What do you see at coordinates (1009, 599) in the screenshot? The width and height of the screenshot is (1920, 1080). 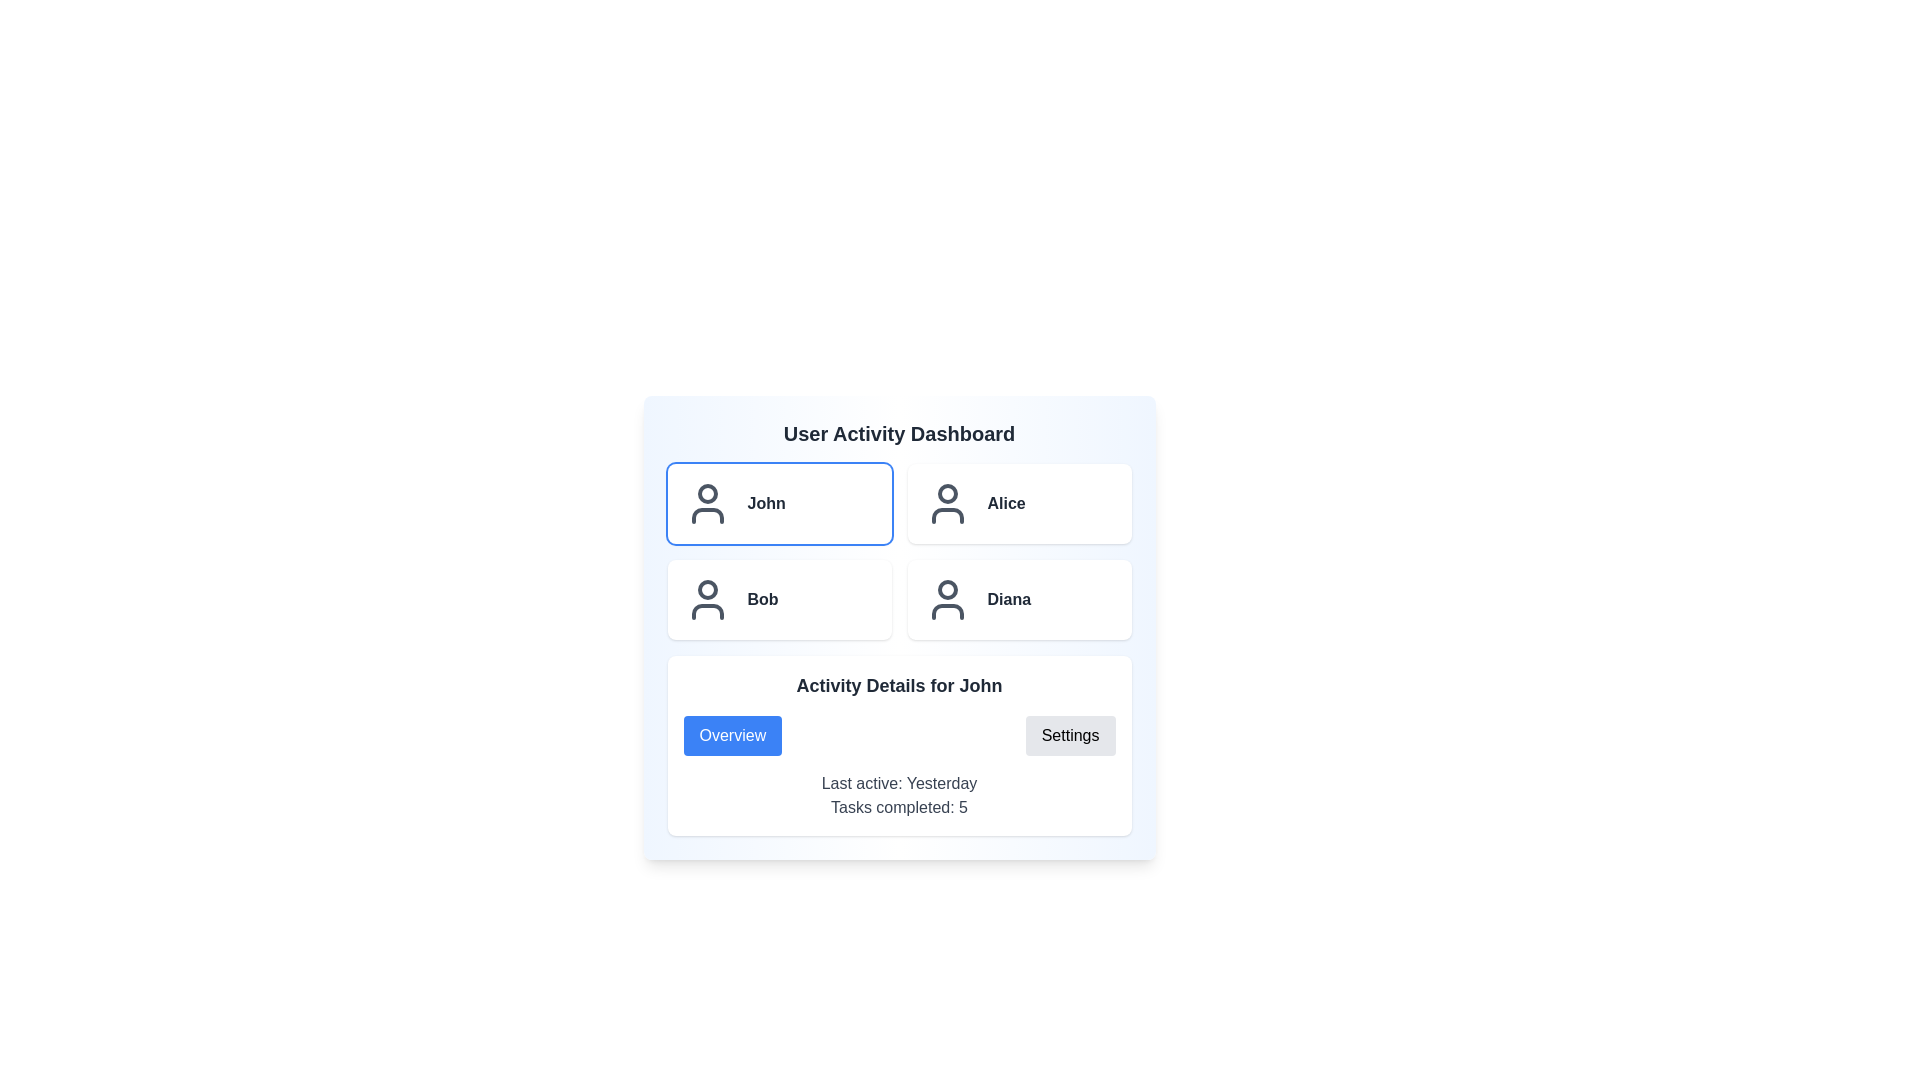 I see `the label displaying the name 'Diana' in bold, dark gray text, located in the bottom-right quadrant of the user profile grid layout` at bounding box center [1009, 599].